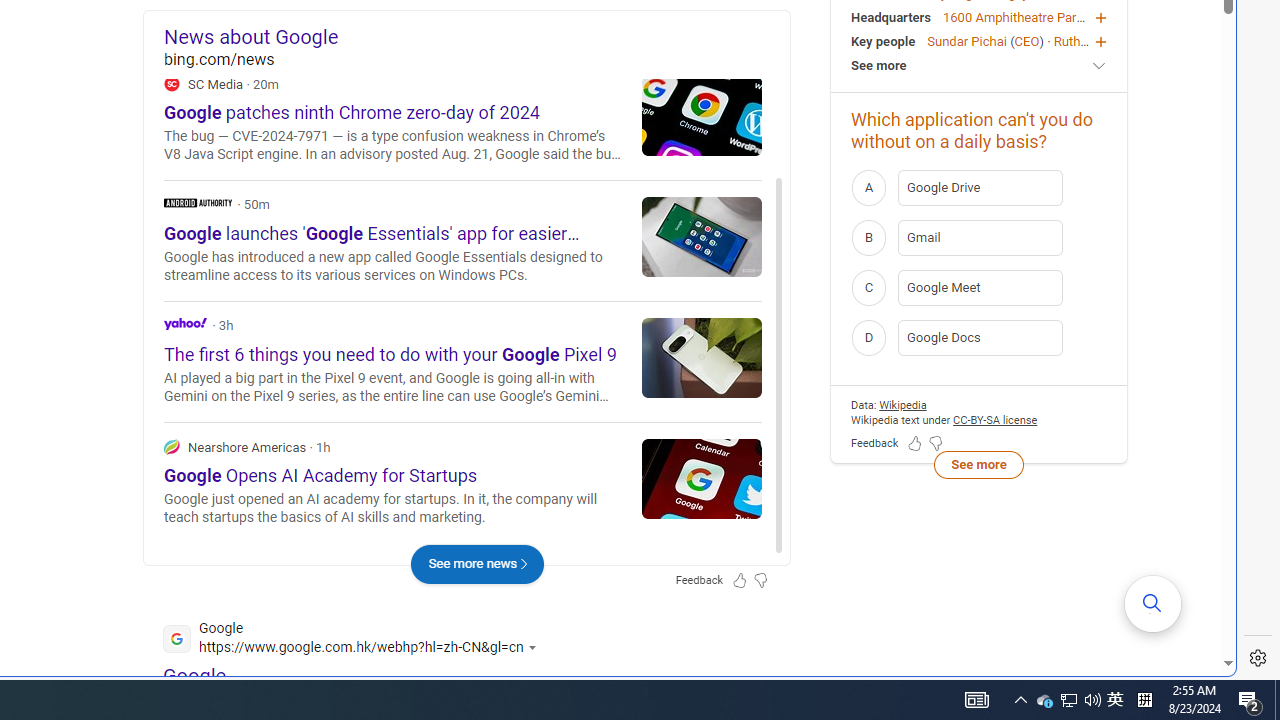 The image size is (1280, 720). What do you see at coordinates (935, 443) in the screenshot?
I see `'Feedback Dislike'` at bounding box center [935, 443].